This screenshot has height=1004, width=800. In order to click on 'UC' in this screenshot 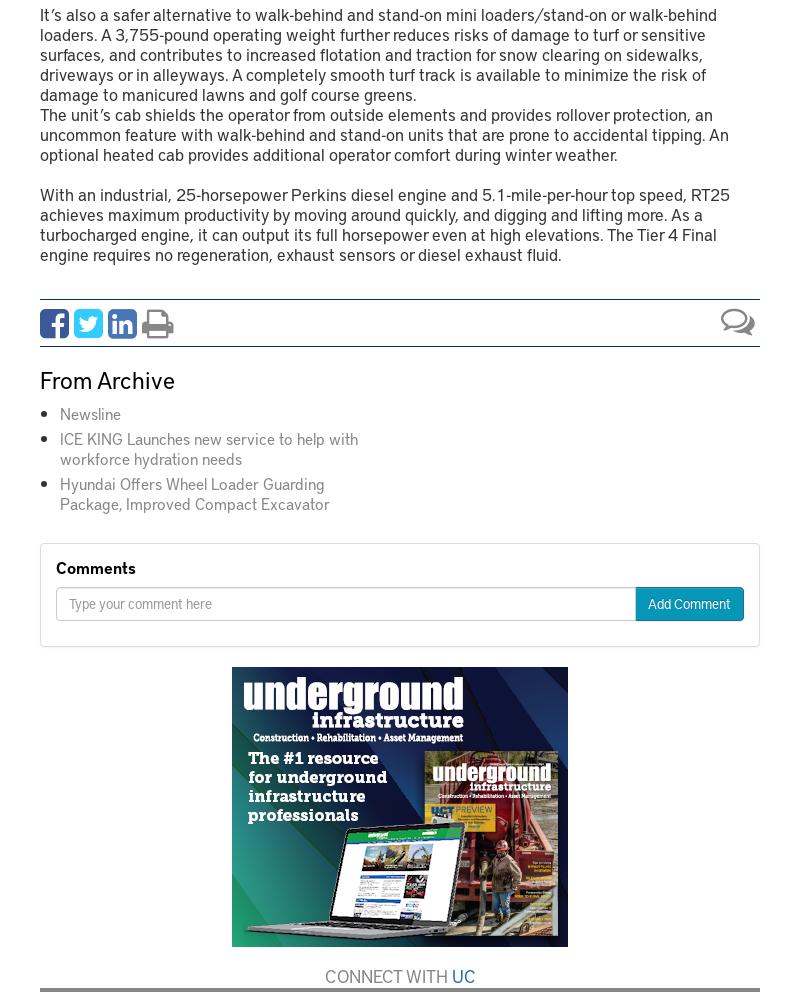, I will do `click(461, 973)`.